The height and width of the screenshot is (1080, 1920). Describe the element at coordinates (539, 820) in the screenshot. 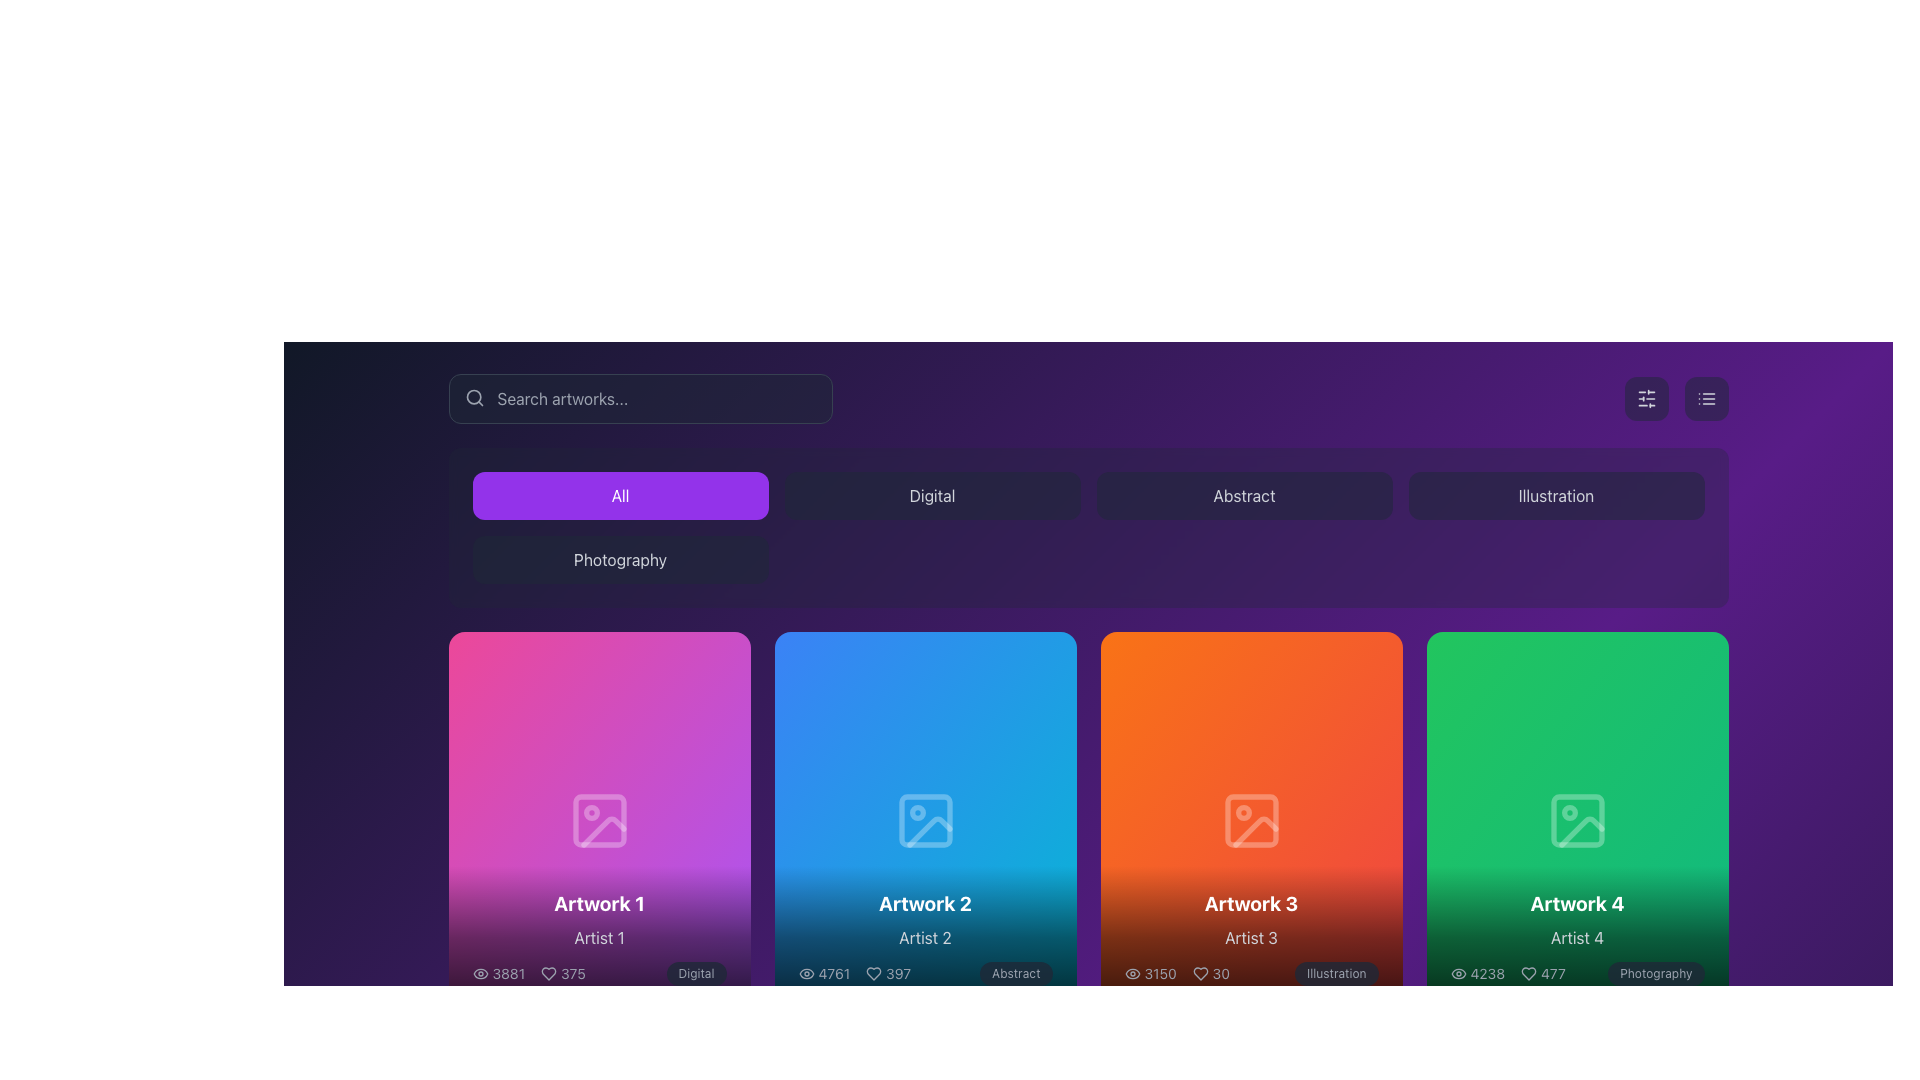

I see `the circular grayish button located in the middle of the first card in the grid layout` at that location.